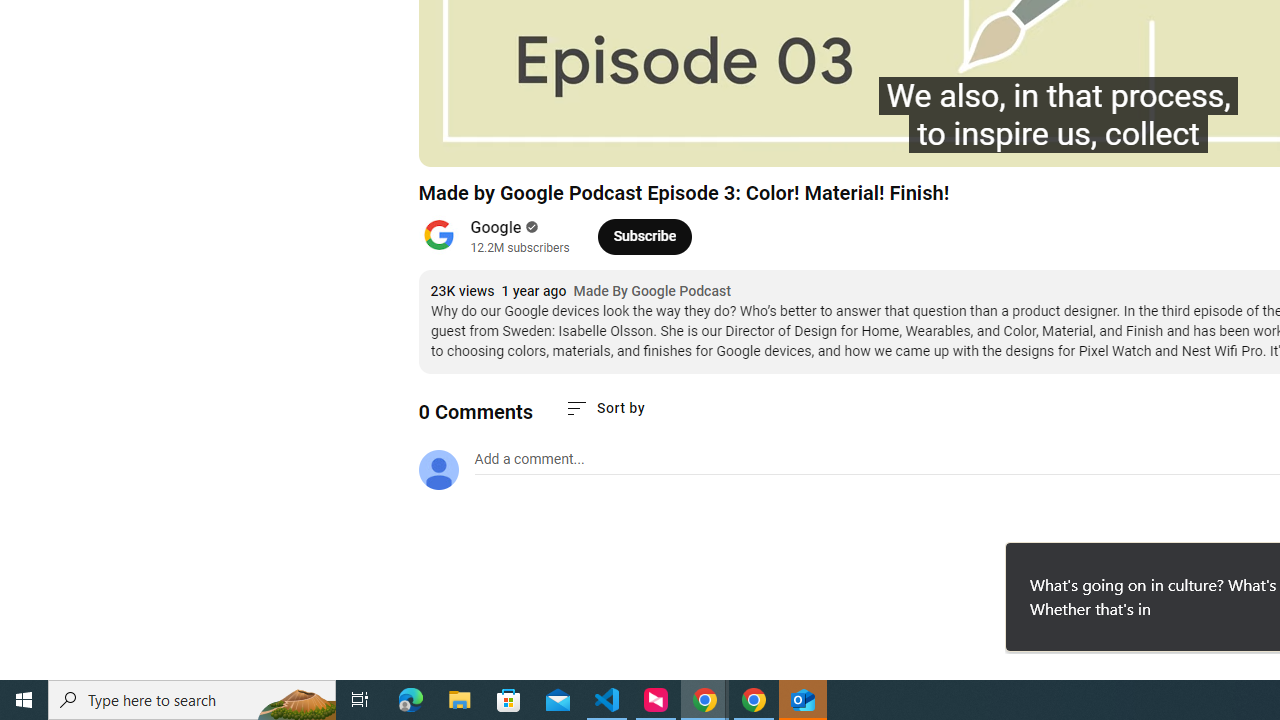 The height and width of the screenshot is (720, 1280). What do you see at coordinates (438, 470) in the screenshot?
I see `'Default profile photo'` at bounding box center [438, 470].